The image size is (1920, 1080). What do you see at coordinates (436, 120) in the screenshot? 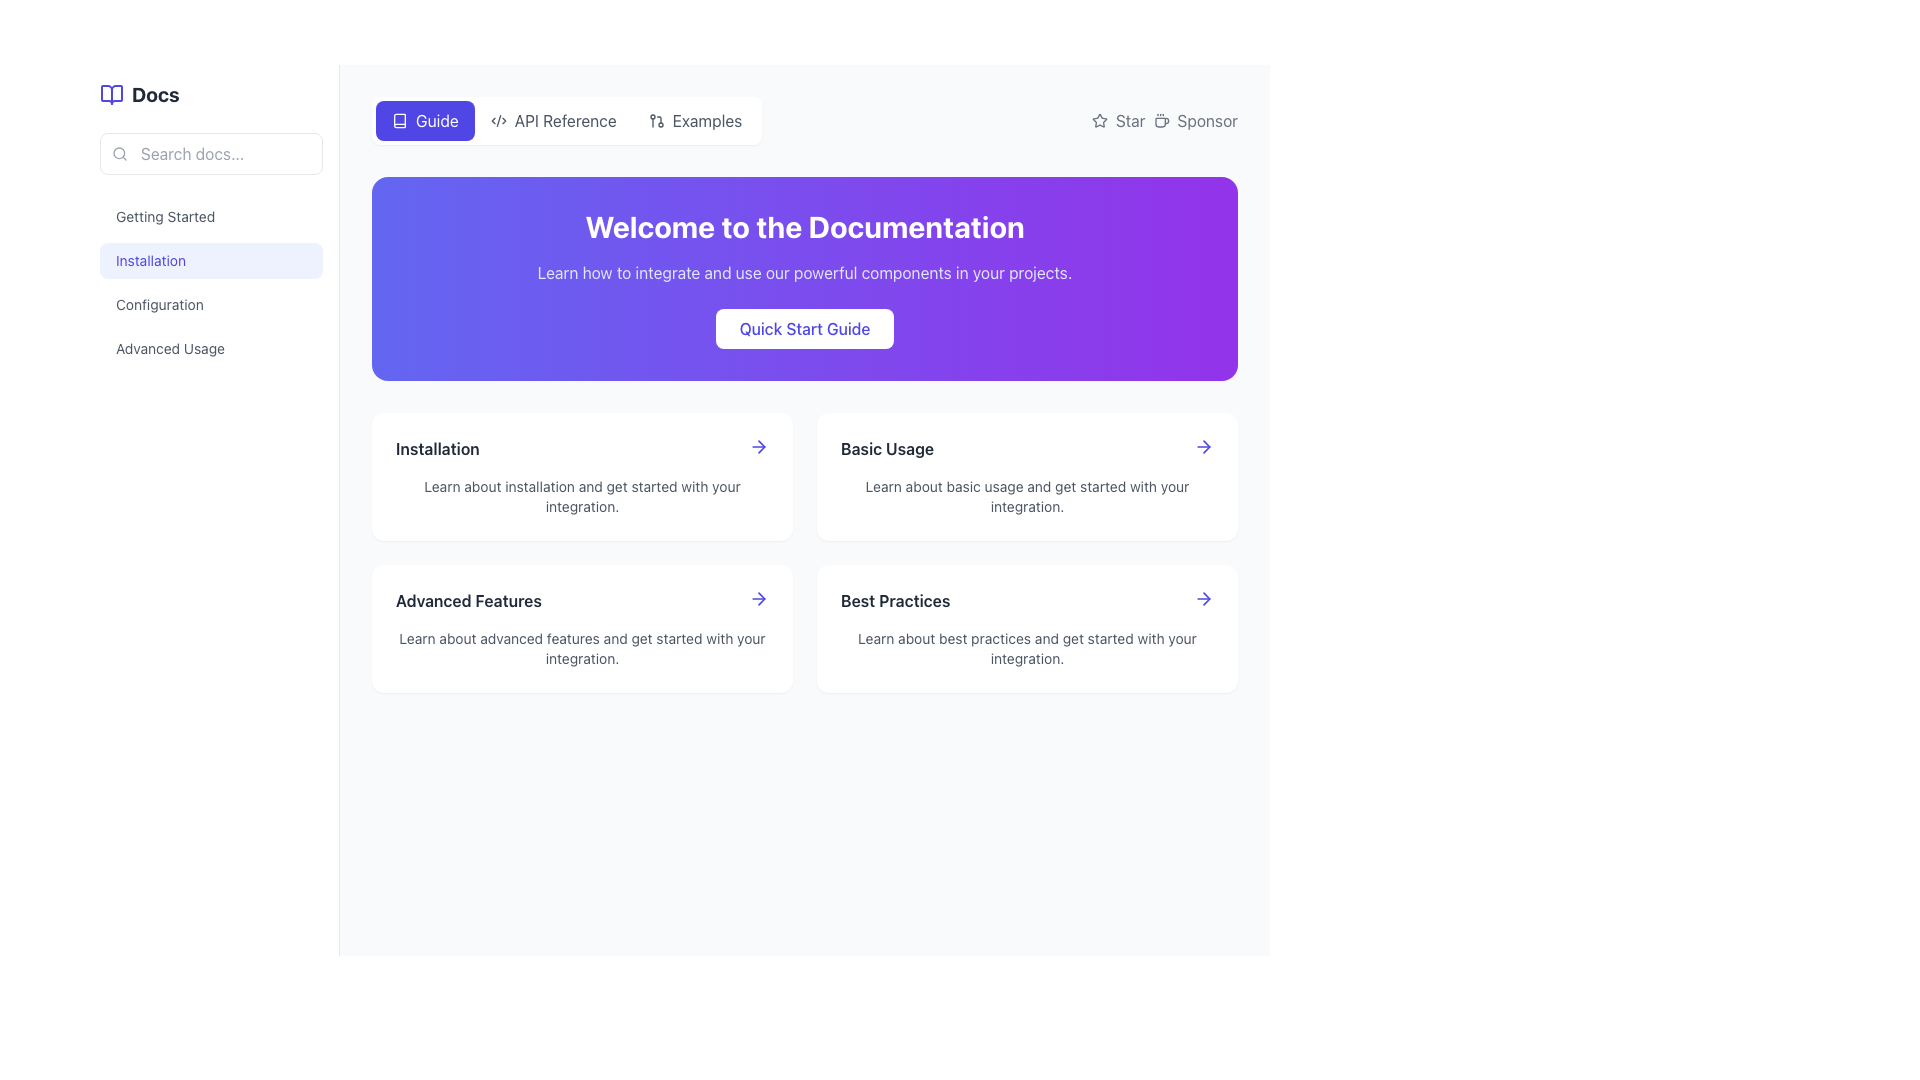
I see `the 'Guide' text label, which is styled with white text on a blue background and positioned within a blue button in the header section` at bounding box center [436, 120].